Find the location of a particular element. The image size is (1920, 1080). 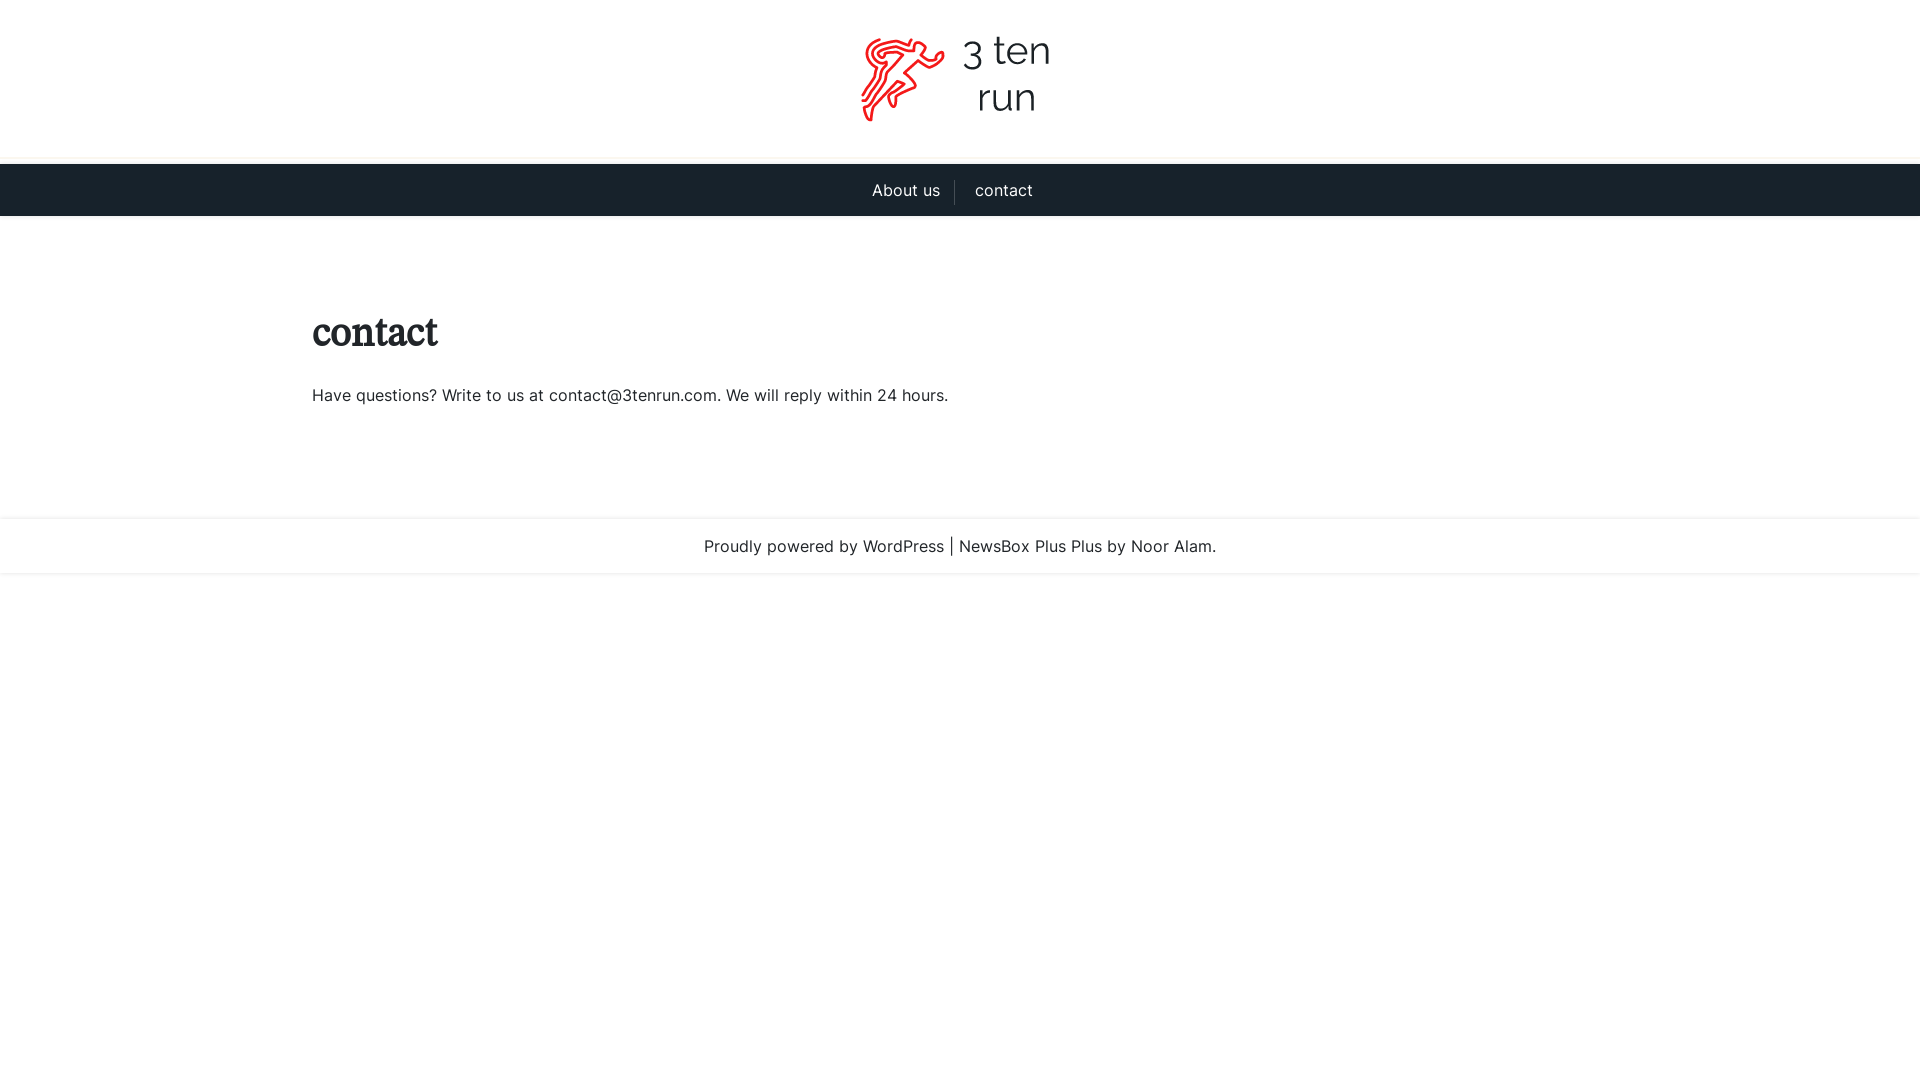

'About us' is located at coordinates (912, 189).